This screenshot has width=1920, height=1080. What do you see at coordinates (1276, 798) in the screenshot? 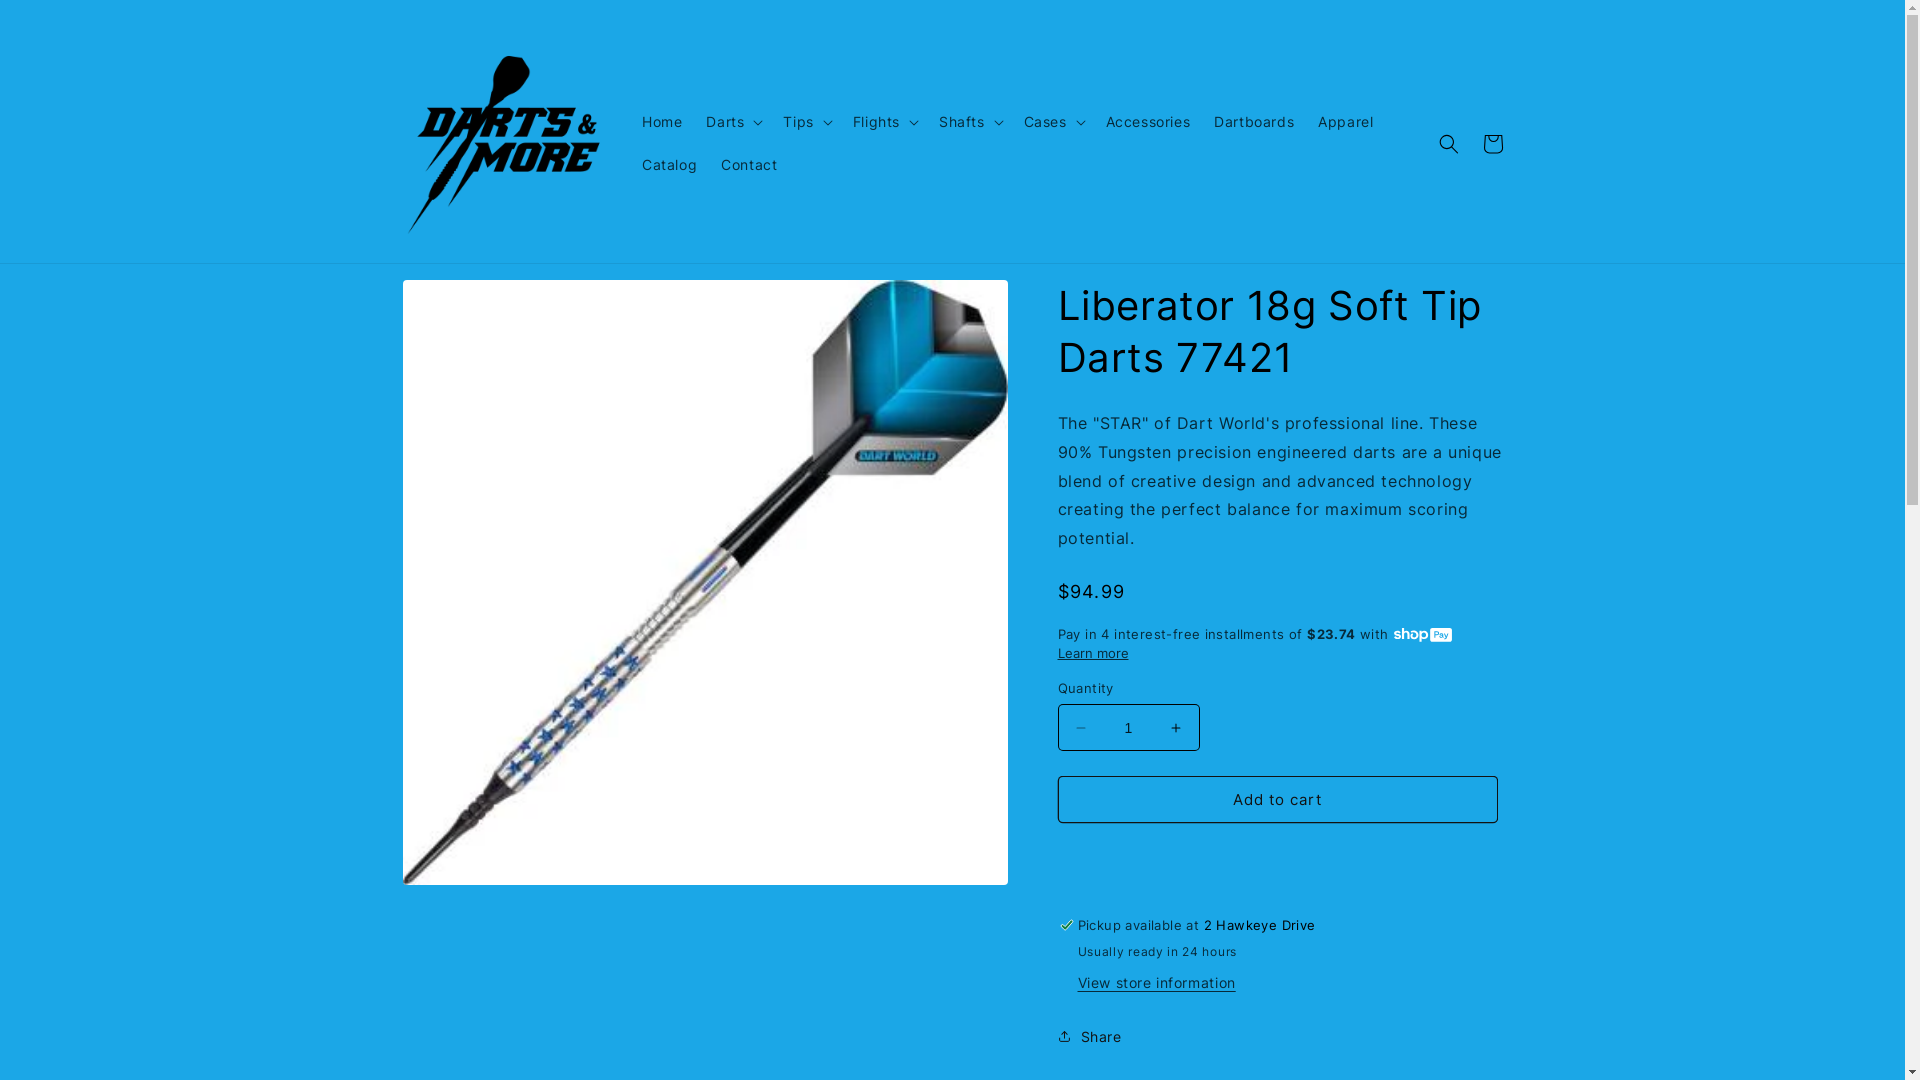
I see `'Add to cart'` at bounding box center [1276, 798].